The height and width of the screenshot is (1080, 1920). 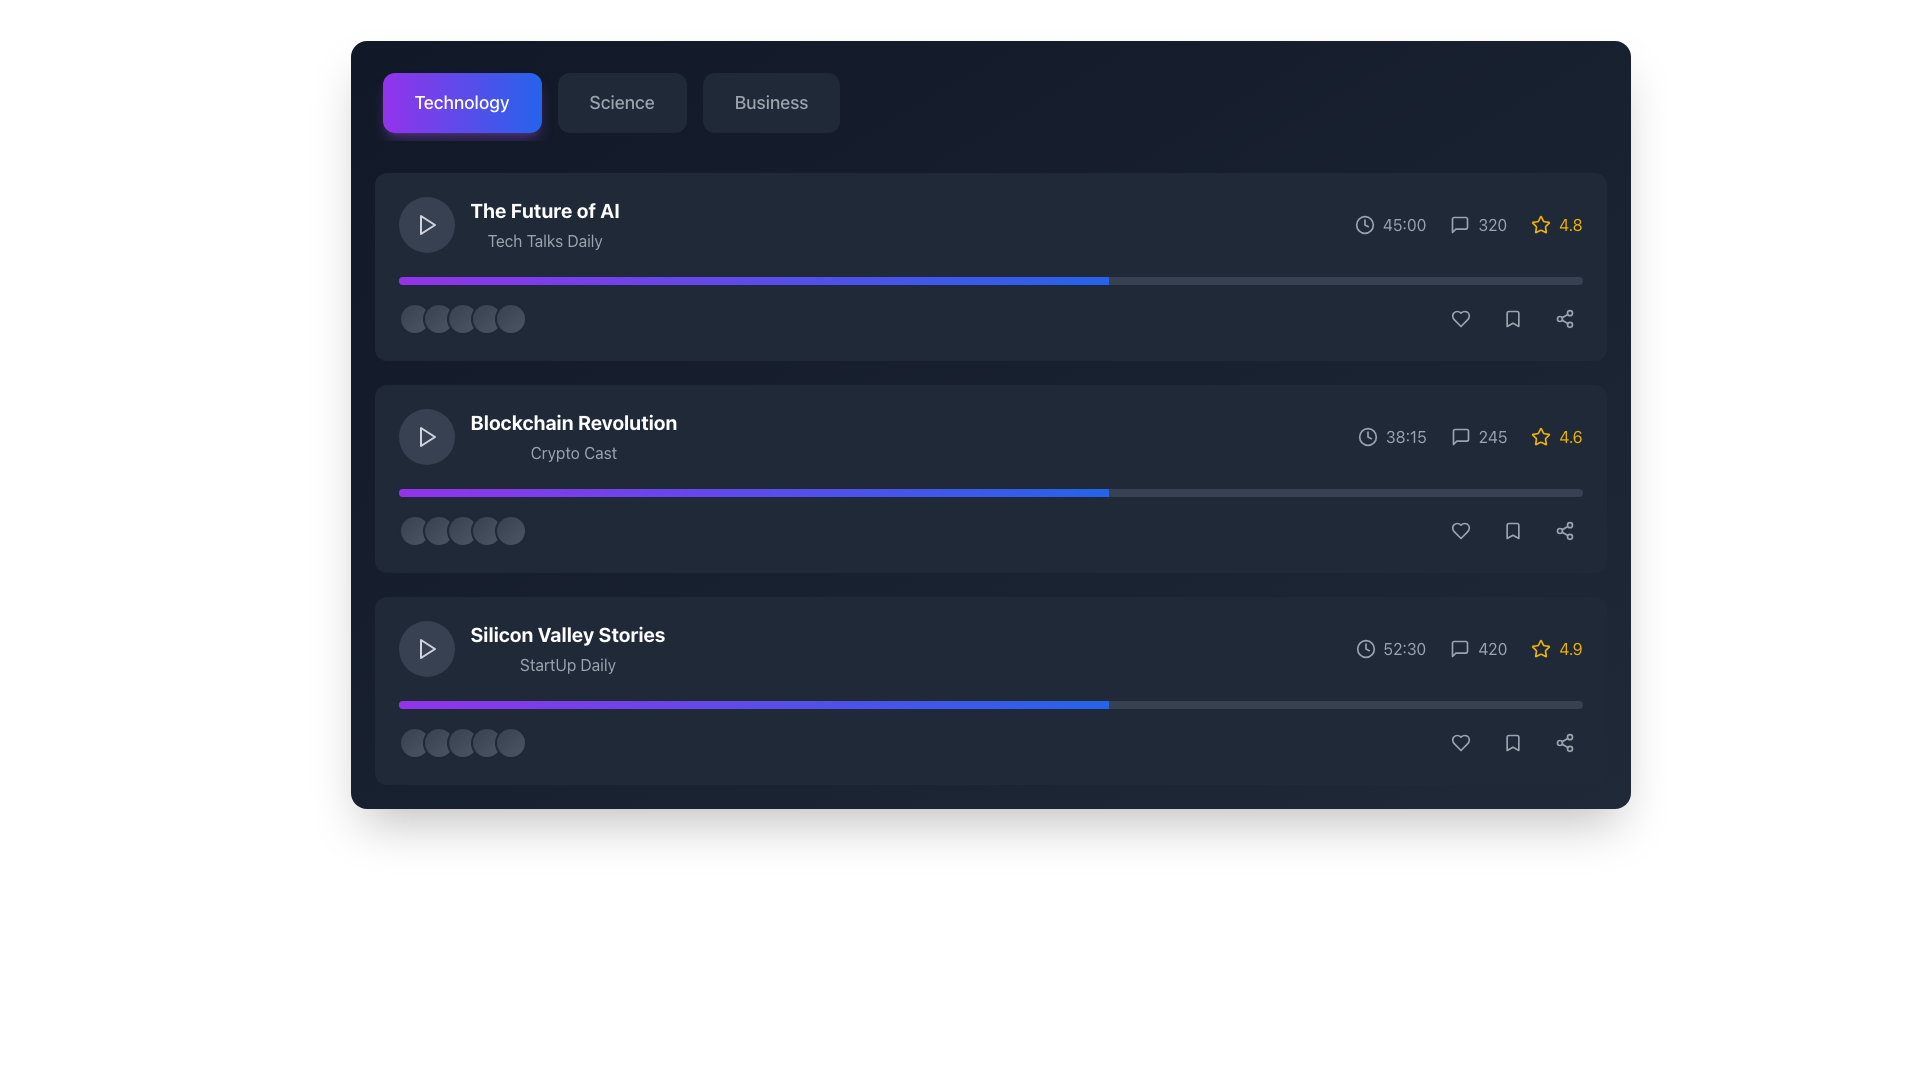 I want to click on the fourth circular avatar element from the left, which has a gradient background and a thick gray border, to interact with the progress indicator under the 'Blockchain Revolution' podcast, so click(x=486, y=530).